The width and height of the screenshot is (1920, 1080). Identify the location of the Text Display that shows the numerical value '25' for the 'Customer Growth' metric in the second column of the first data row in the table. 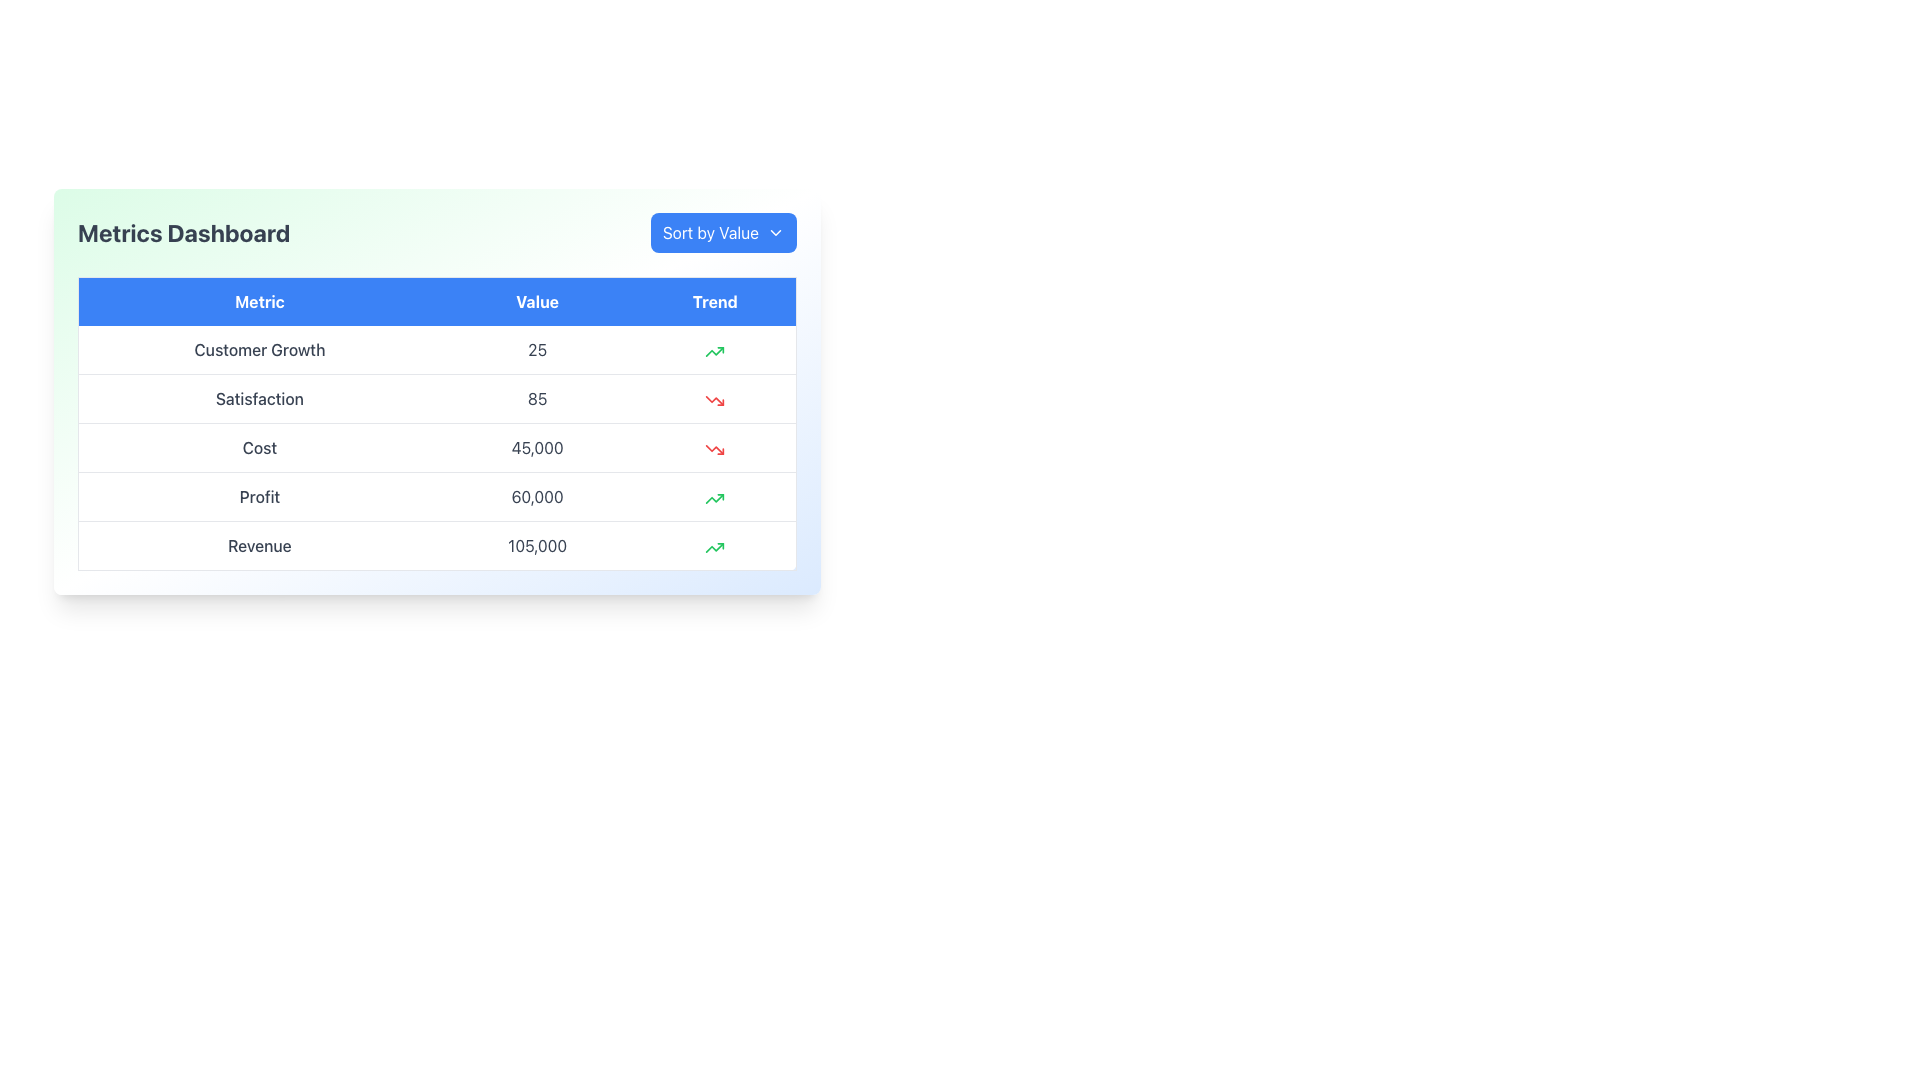
(537, 349).